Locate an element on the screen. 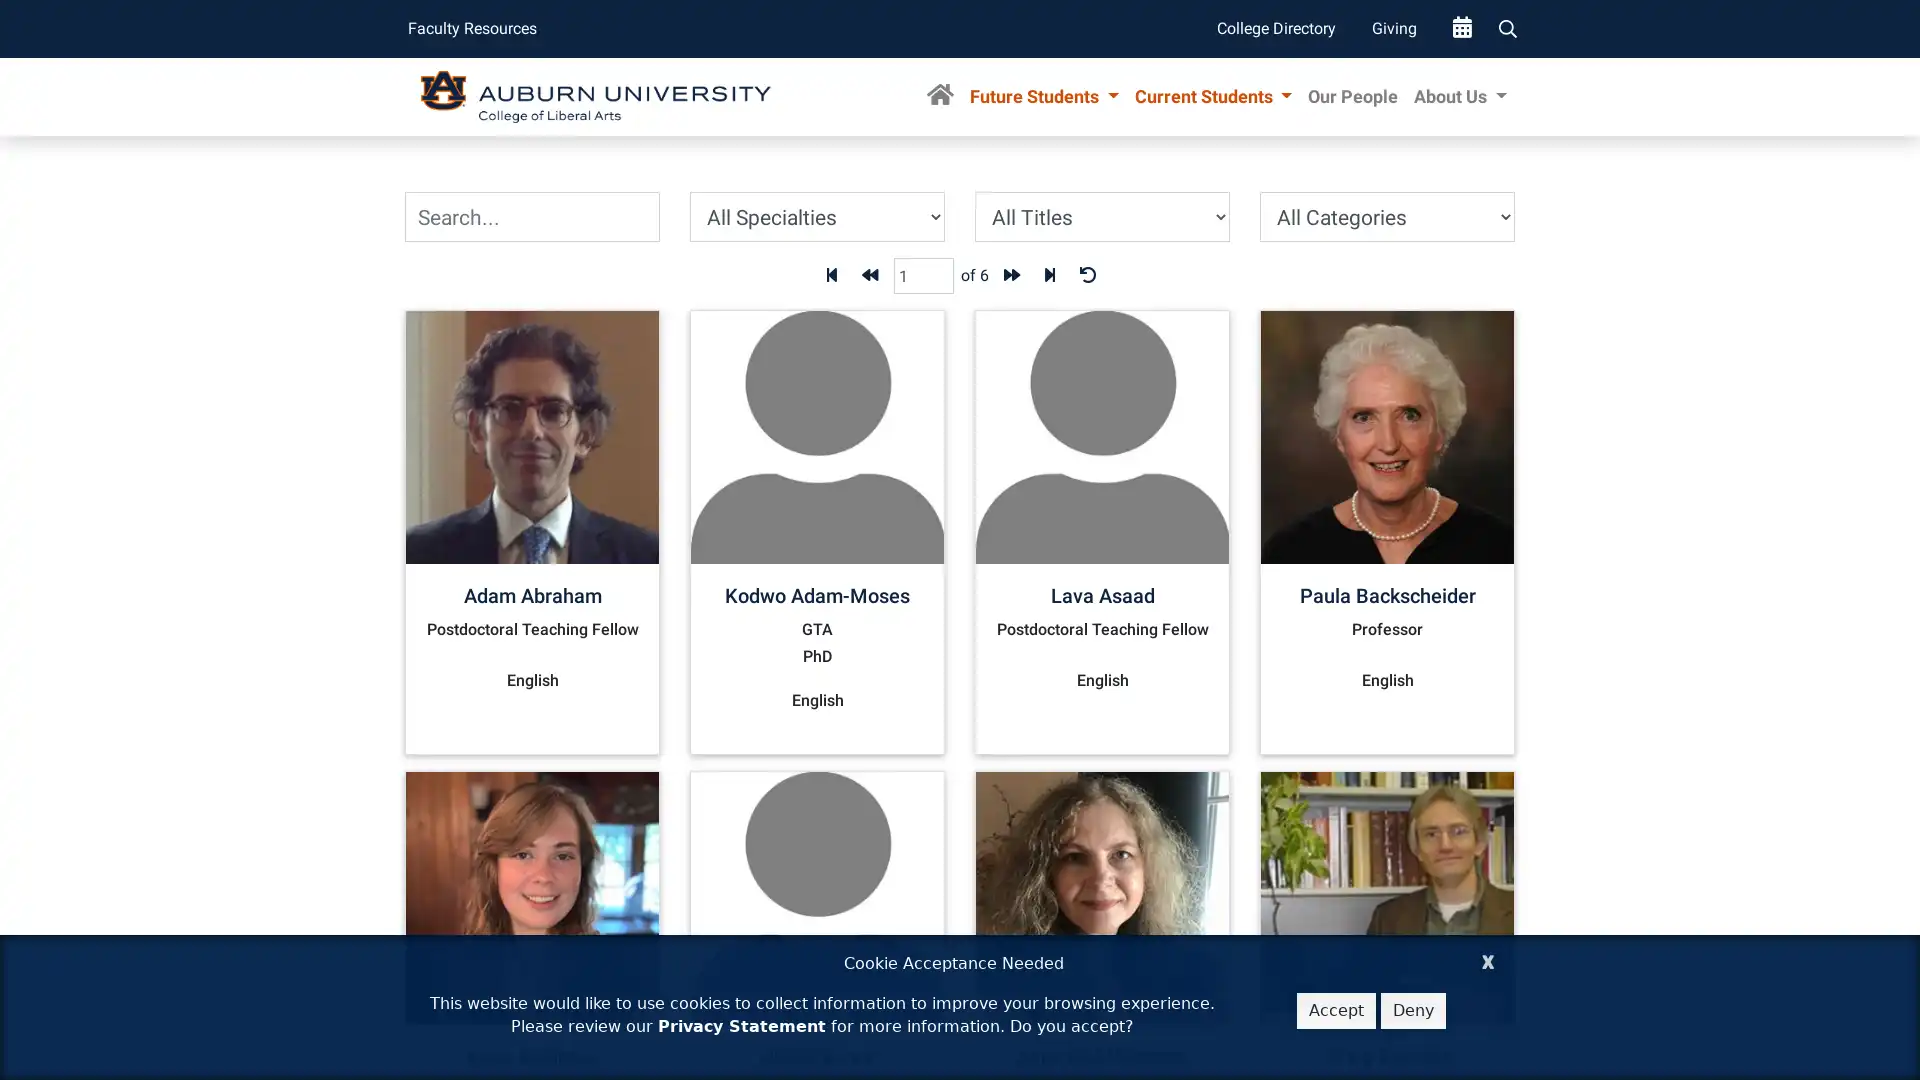 The height and width of the screenshot is (1080, 1920). Back one page is located at coordinates (868, 276).